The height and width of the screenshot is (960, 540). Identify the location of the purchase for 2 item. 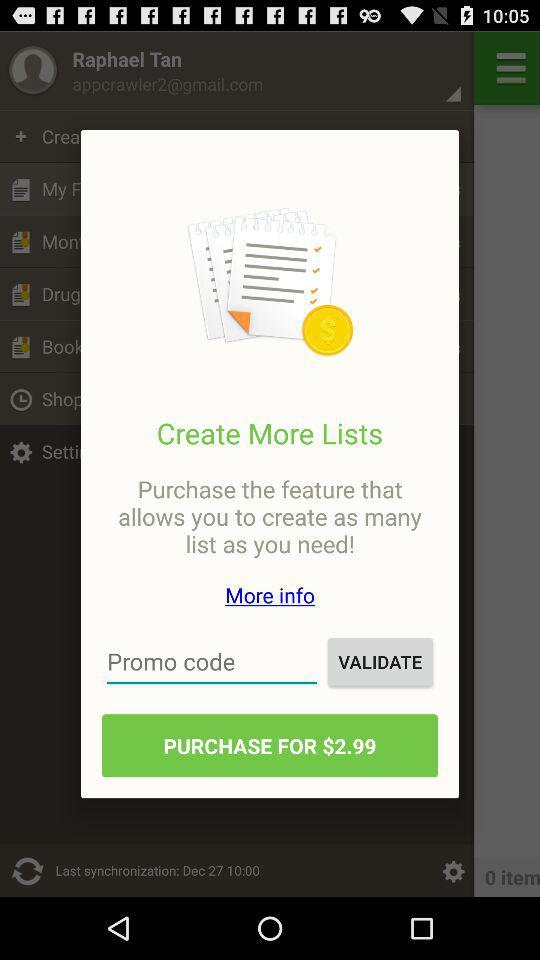
(270, 744).